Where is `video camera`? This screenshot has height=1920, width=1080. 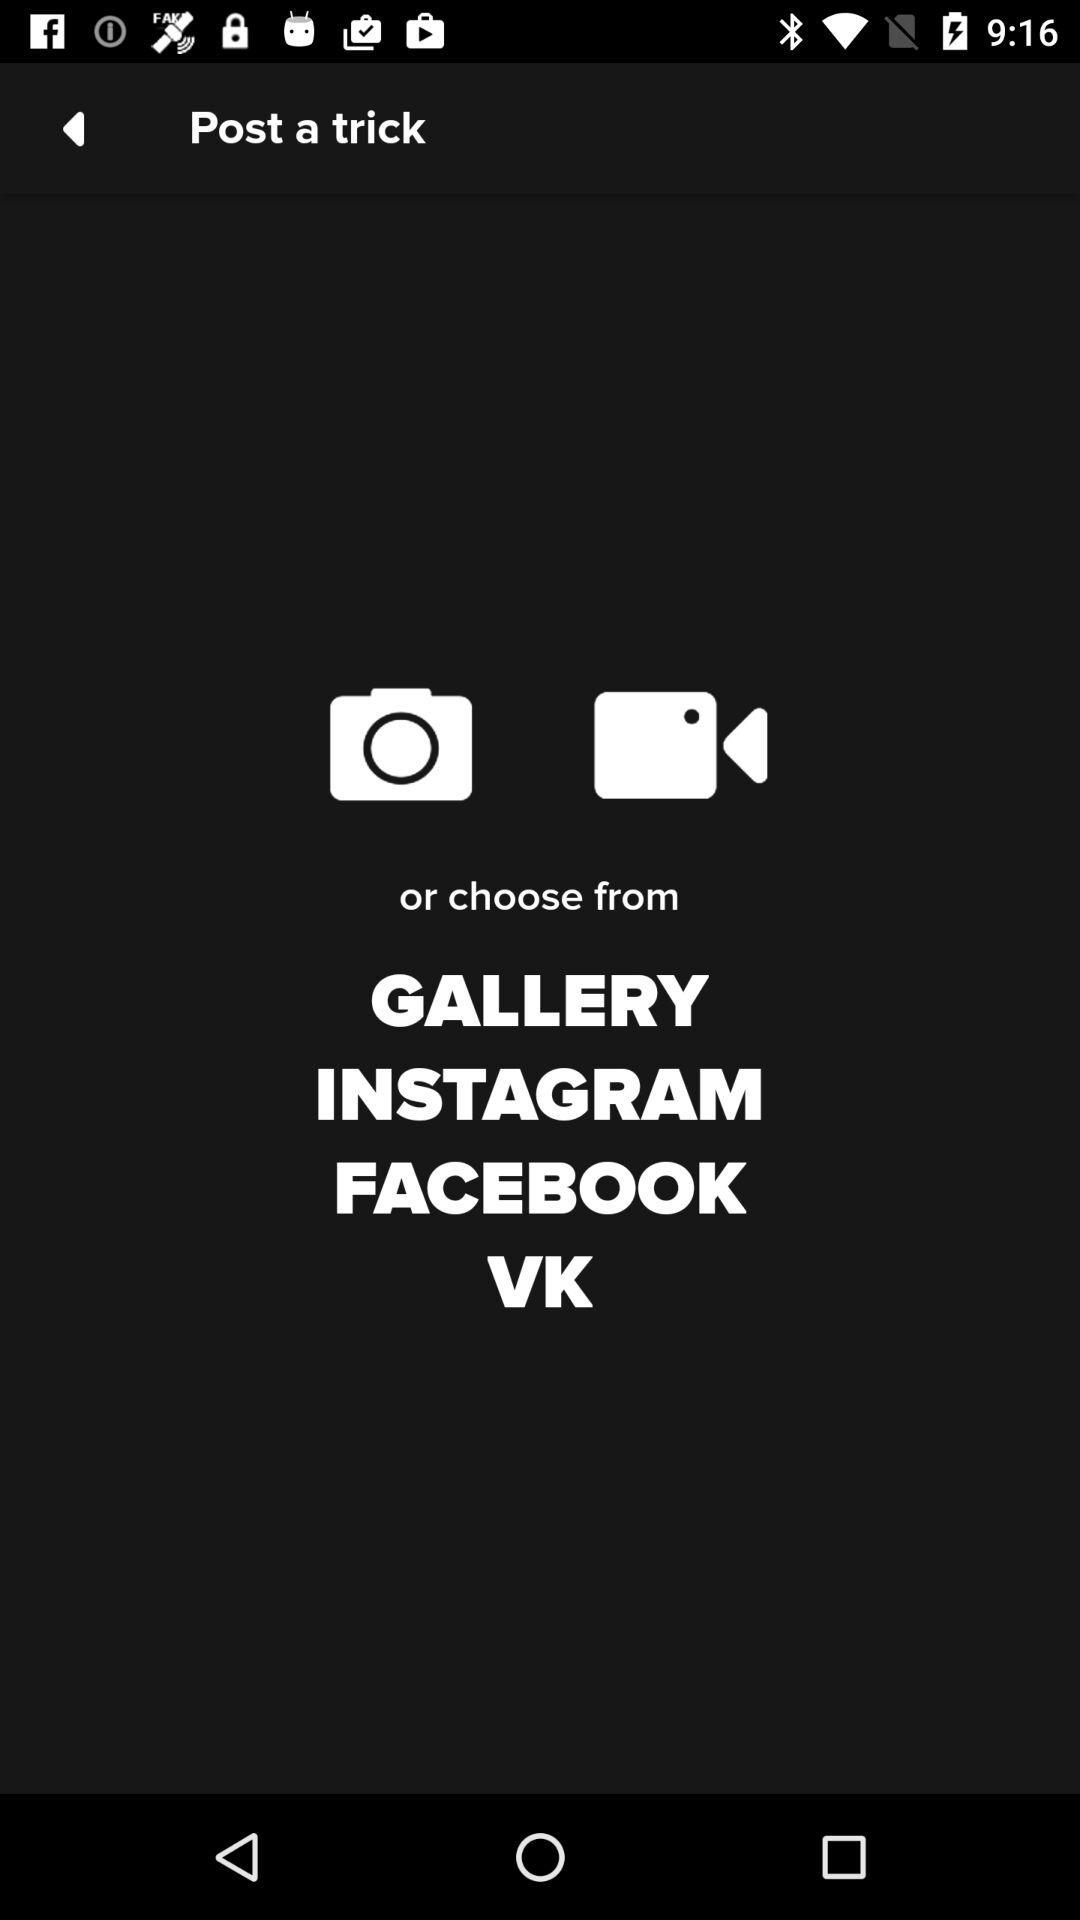
video camera is located at coordinates (678, 743).